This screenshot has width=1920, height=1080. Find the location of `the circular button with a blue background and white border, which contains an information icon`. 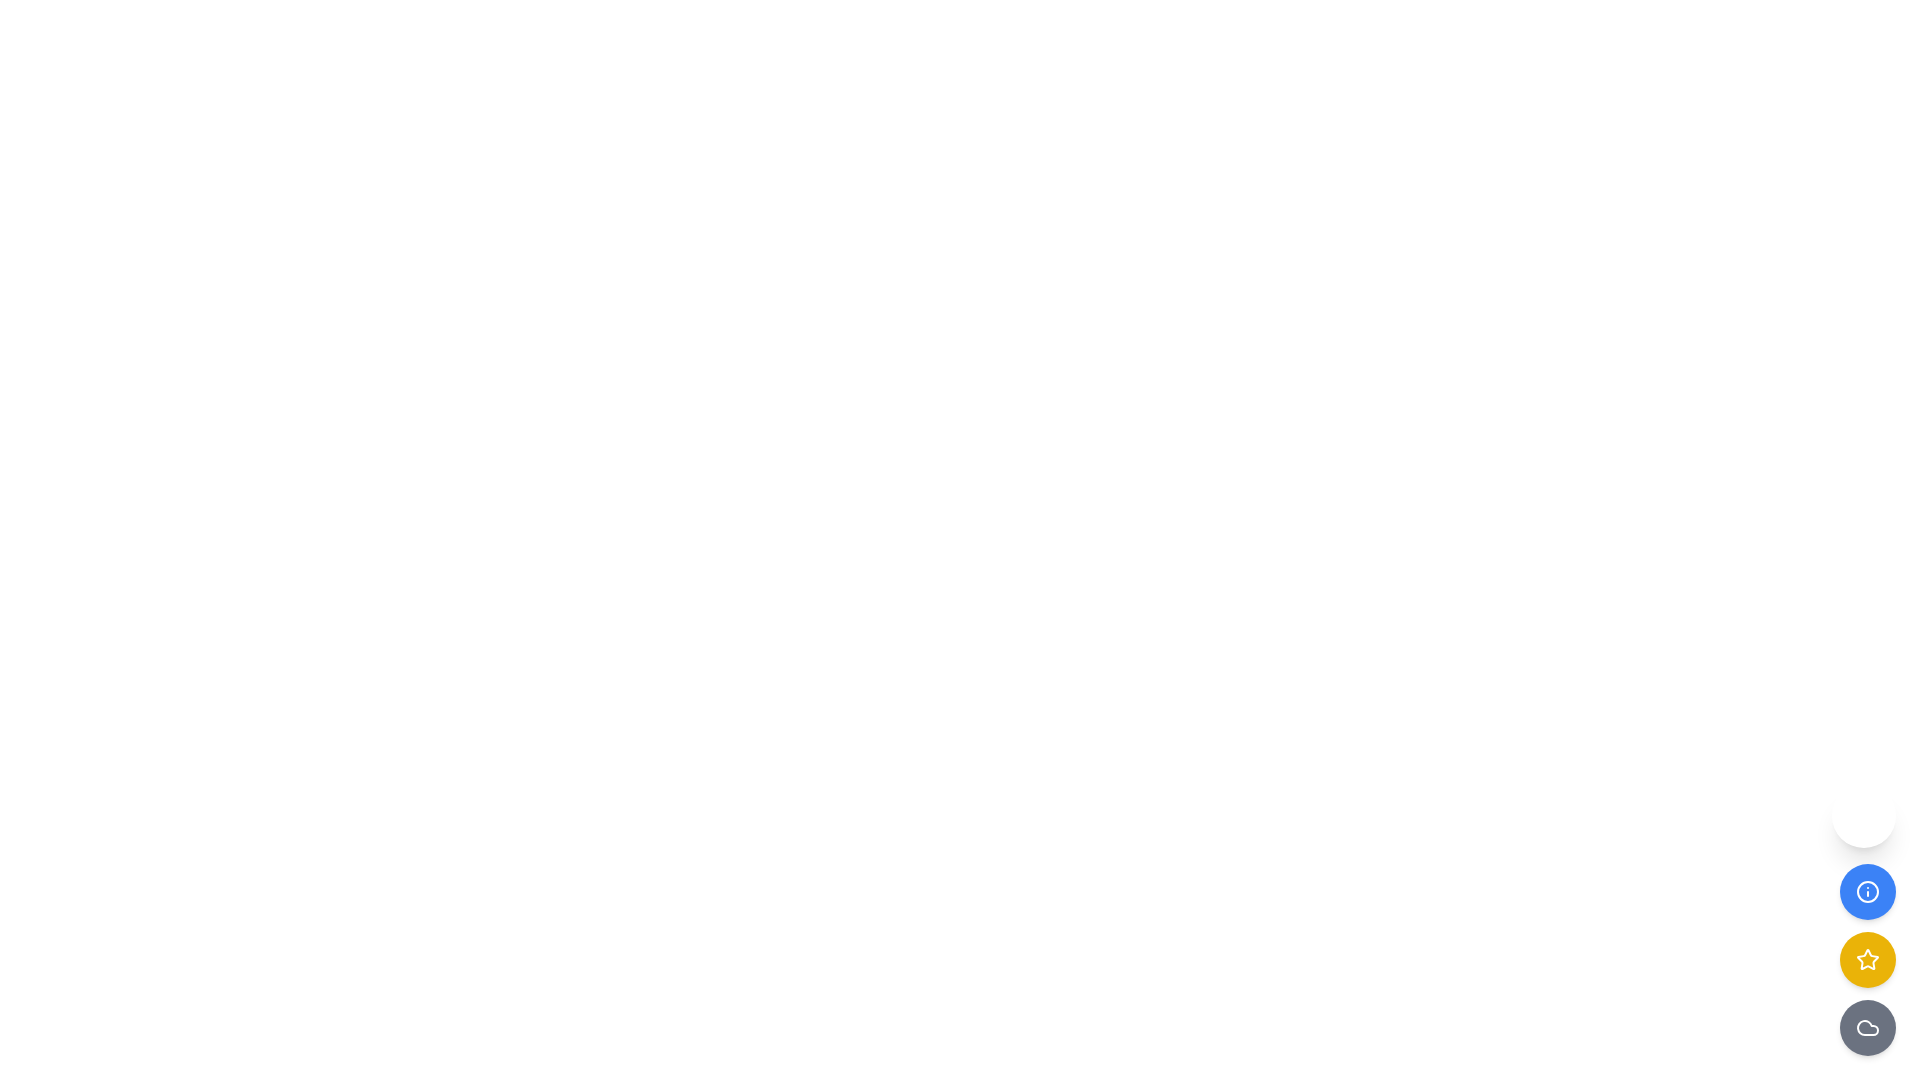

the circular button with a blue background and white border, which contains an information icon is located at coordinates (1866, 890).